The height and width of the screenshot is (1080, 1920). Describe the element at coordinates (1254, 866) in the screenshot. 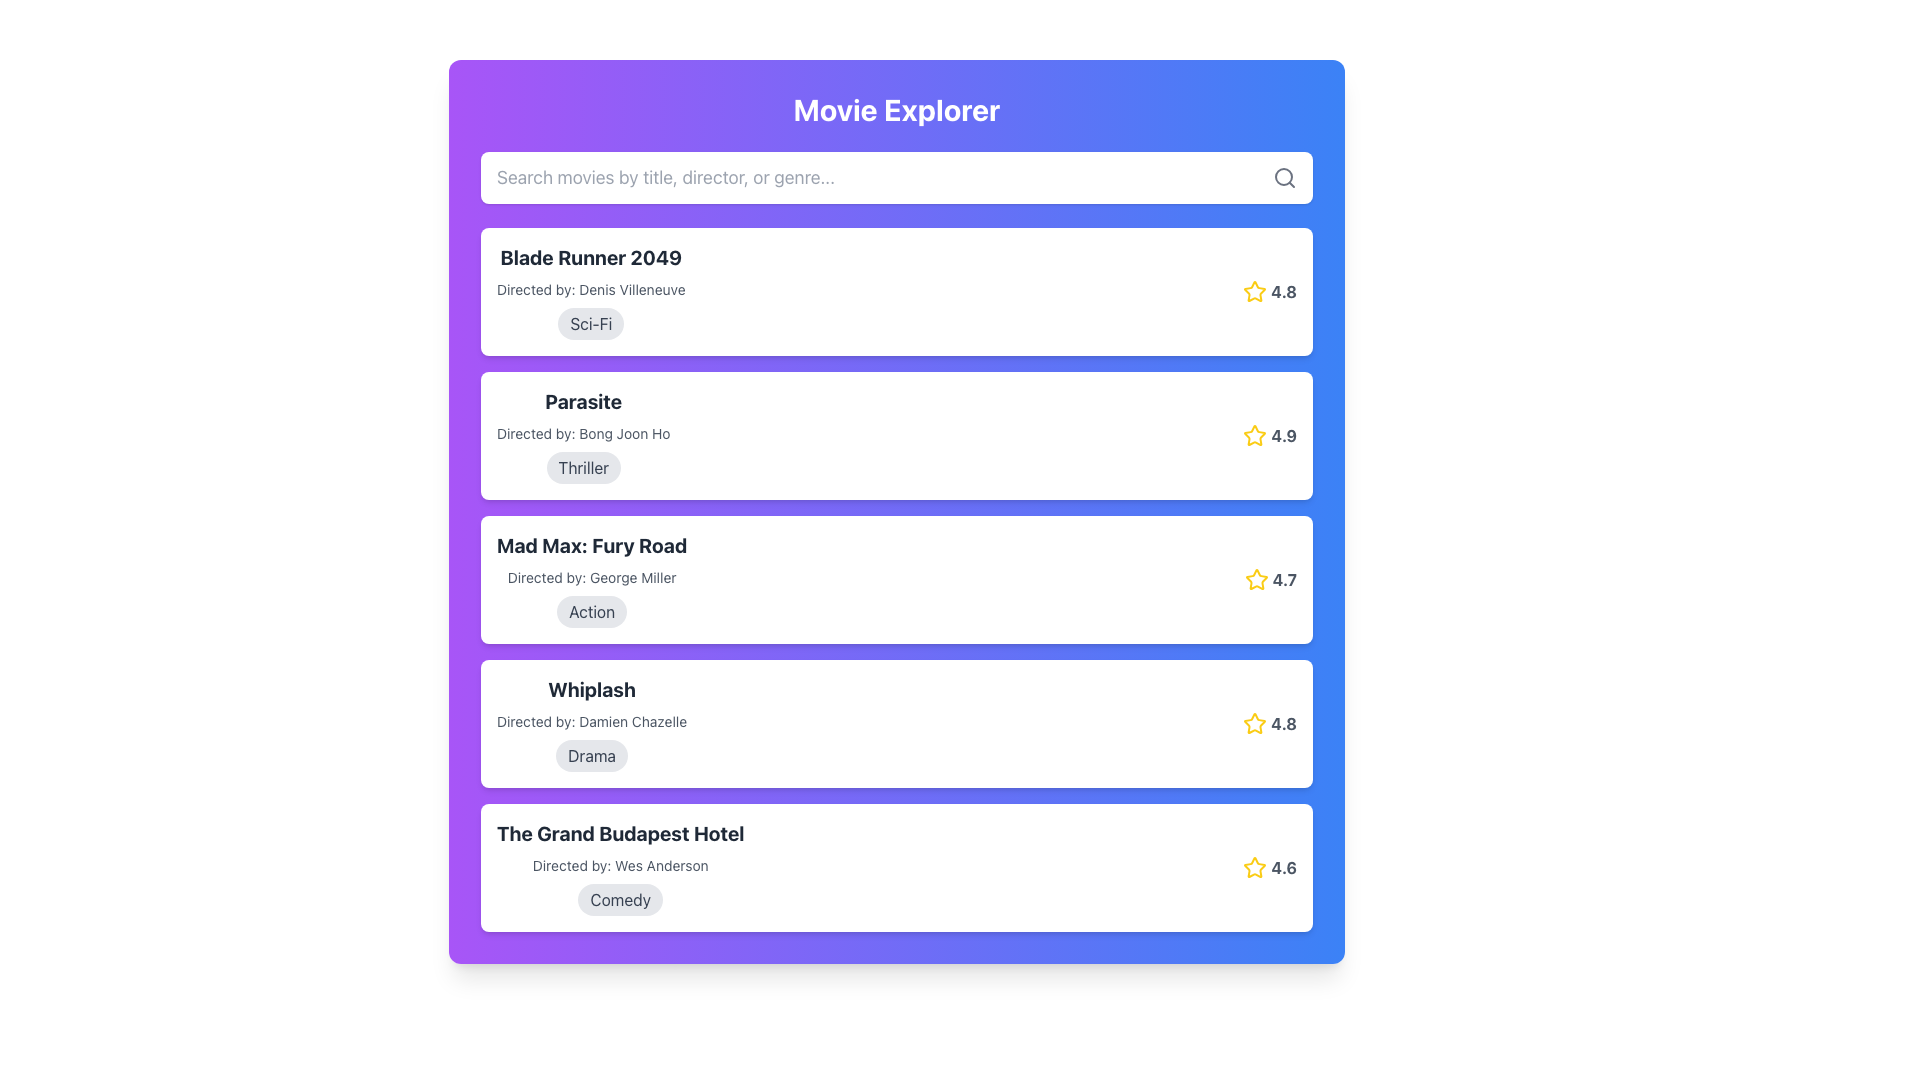

I see `the star icon that visually represents the rating, located to the left of the numeric score '4.6' in the bottom-most item of the listing` at that location.